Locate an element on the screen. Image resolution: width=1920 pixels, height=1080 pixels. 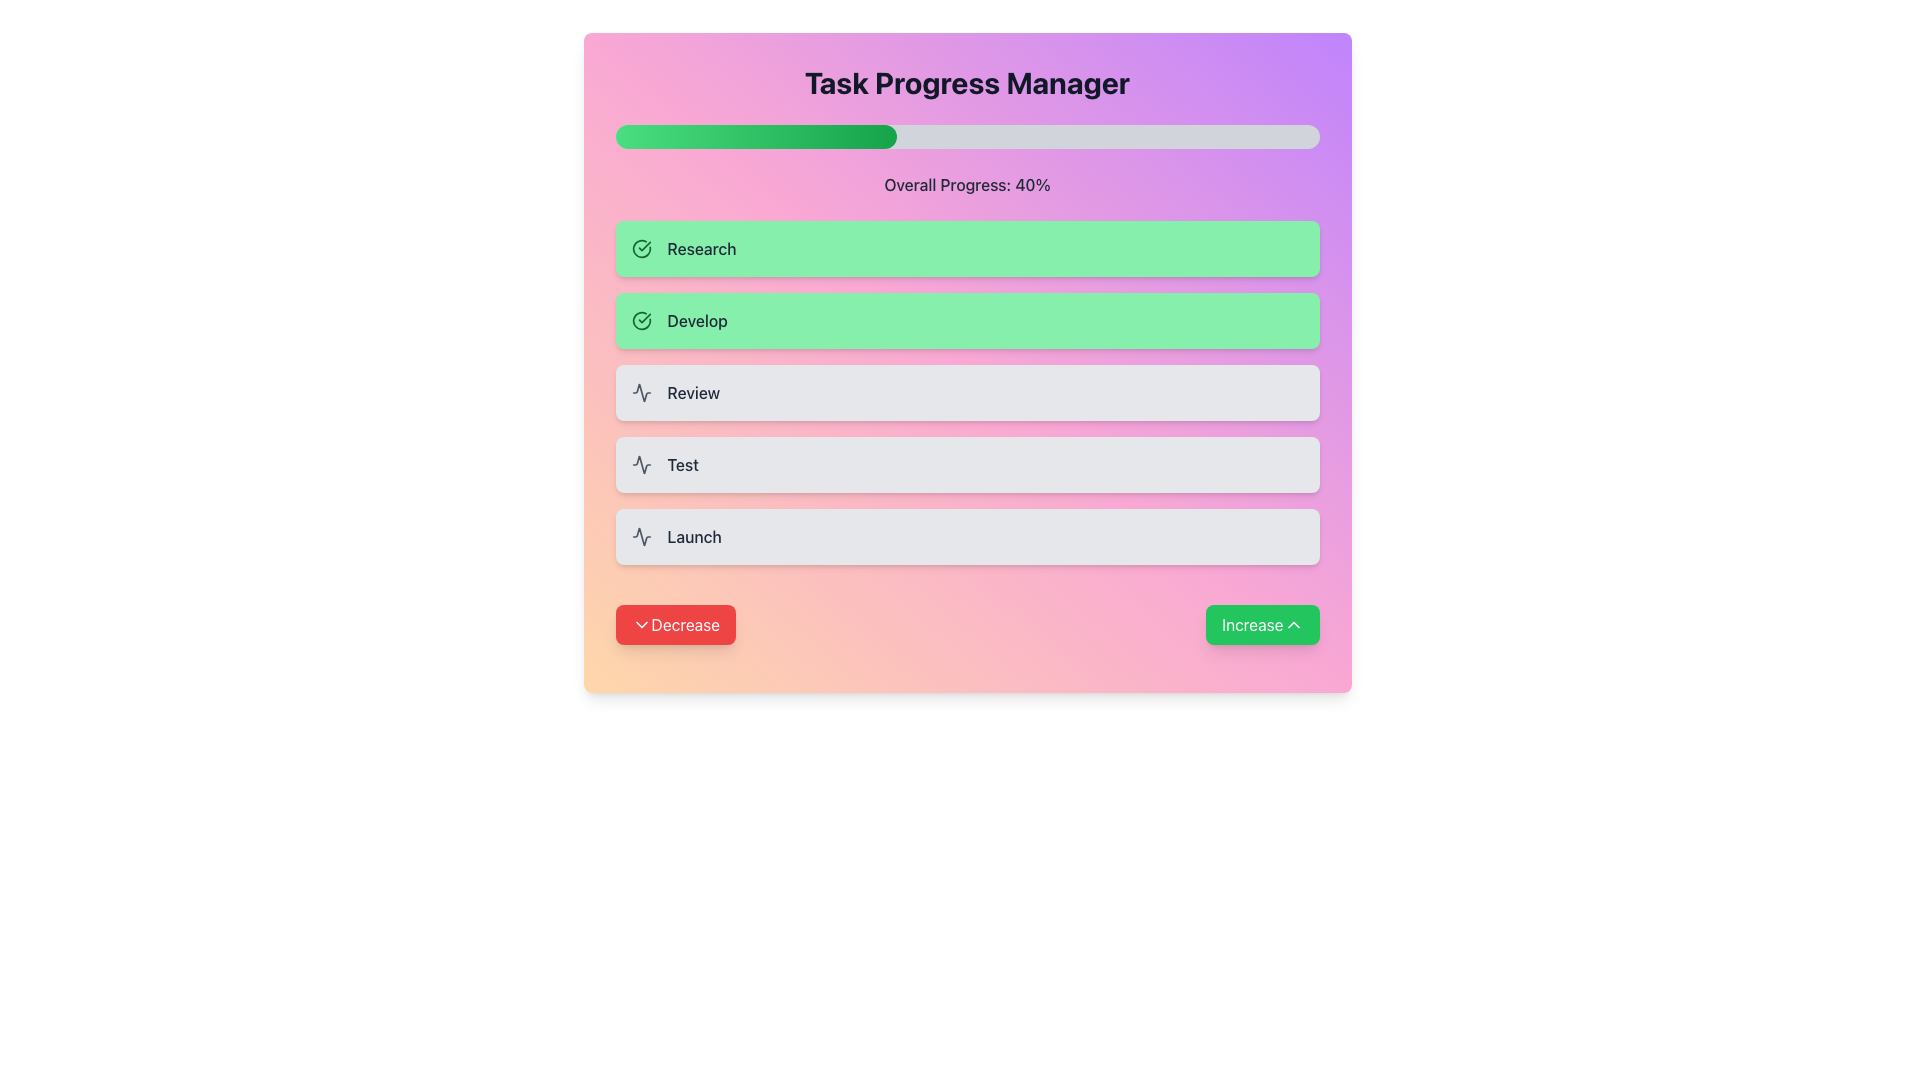
the downward chevron icon with a thin black stroke located inside the 'Decrease' button near the lower-left corner of the application interface is located at coordinates (641, 623).